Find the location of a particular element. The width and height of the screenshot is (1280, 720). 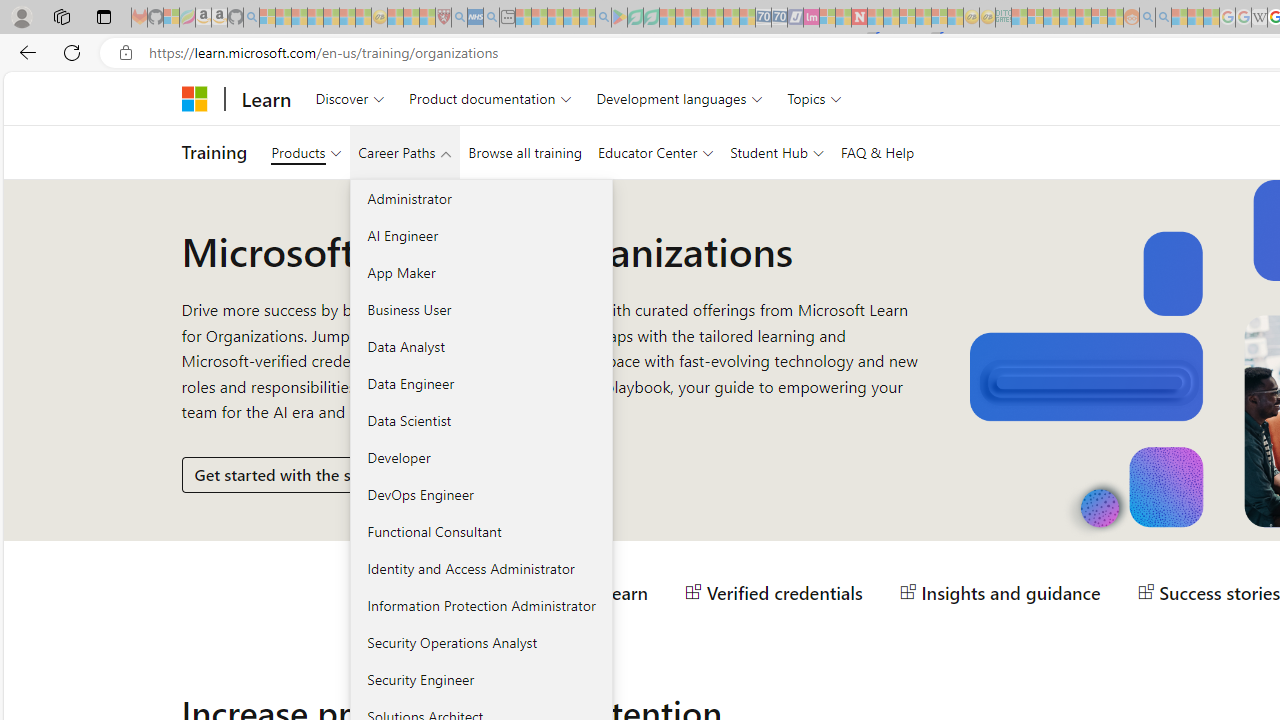

'Browse all training' is located at coordinates (524, 151).